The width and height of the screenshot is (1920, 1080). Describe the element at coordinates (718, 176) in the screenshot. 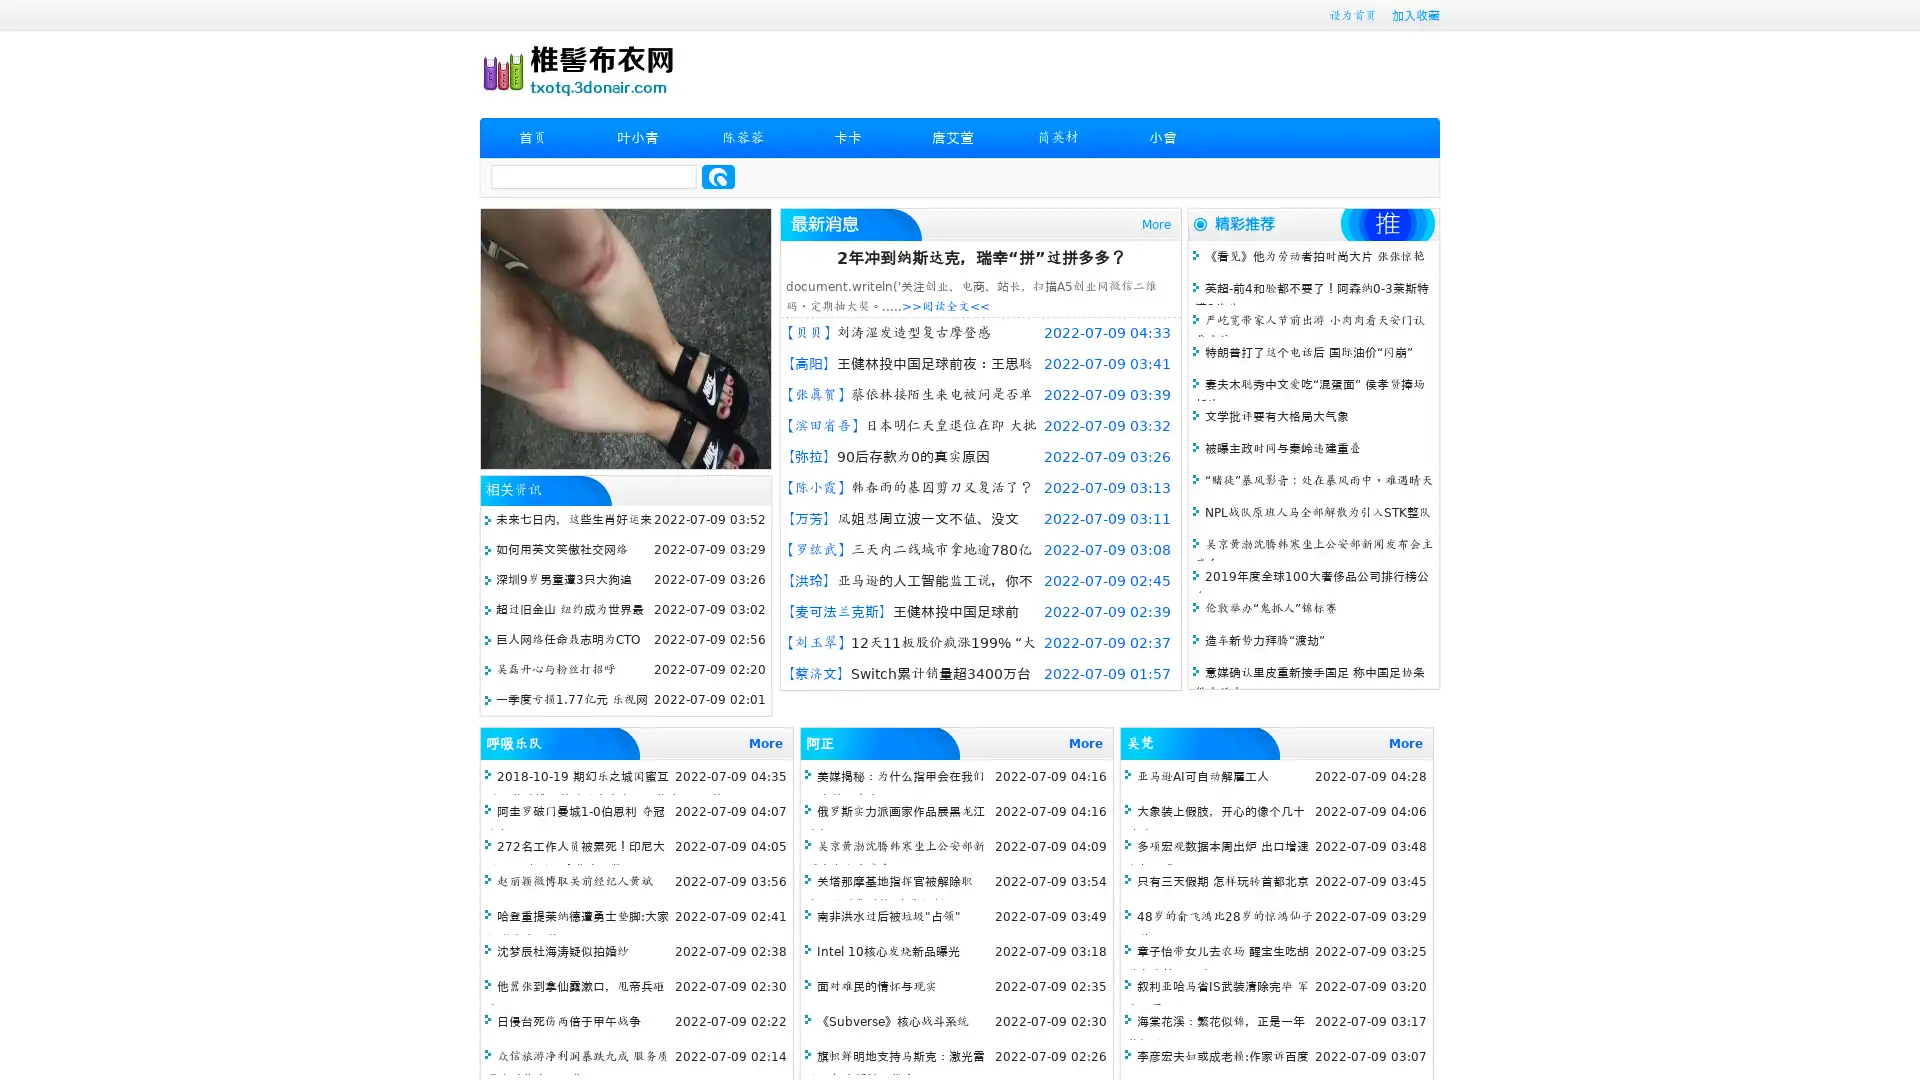

I see `Search` at that location.